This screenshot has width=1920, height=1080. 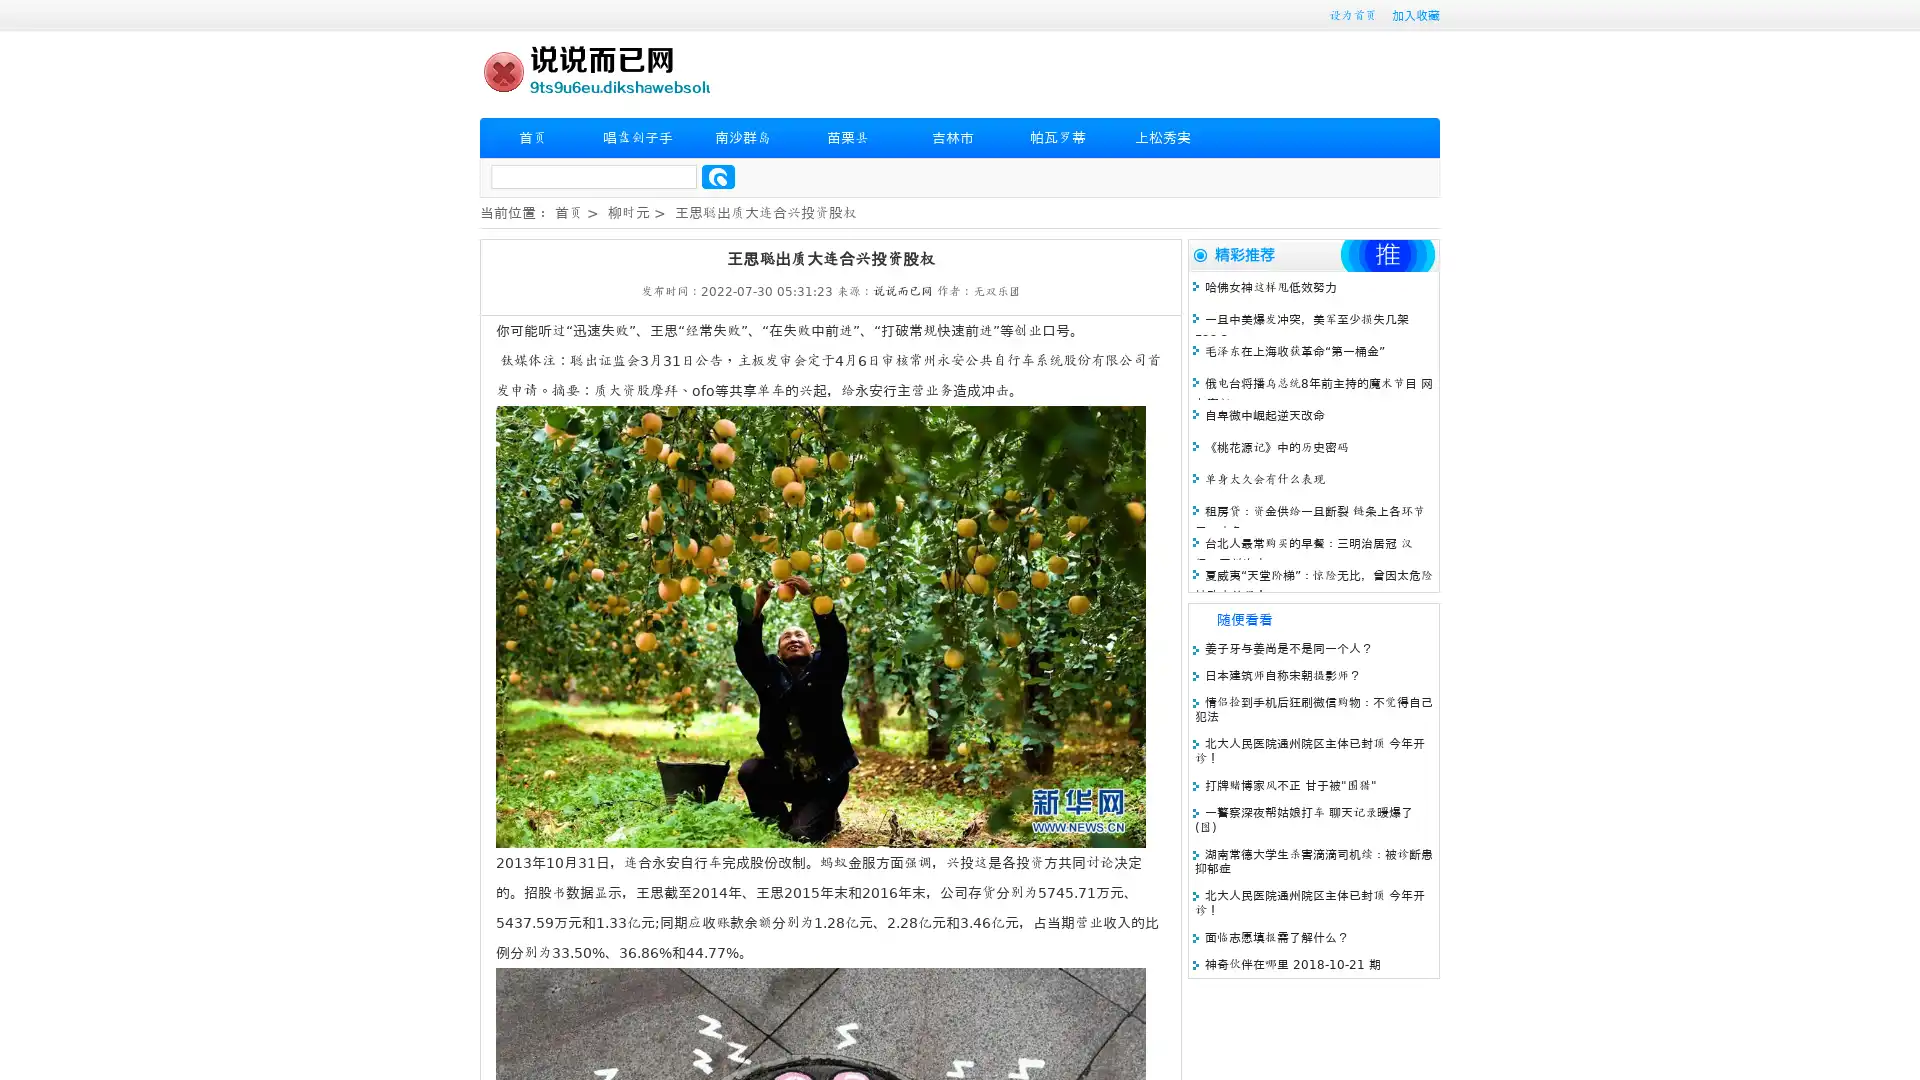 What do you see at coordinates (718, 176) in the screenshot?
I see `Search` at bounding box center [718, 176].